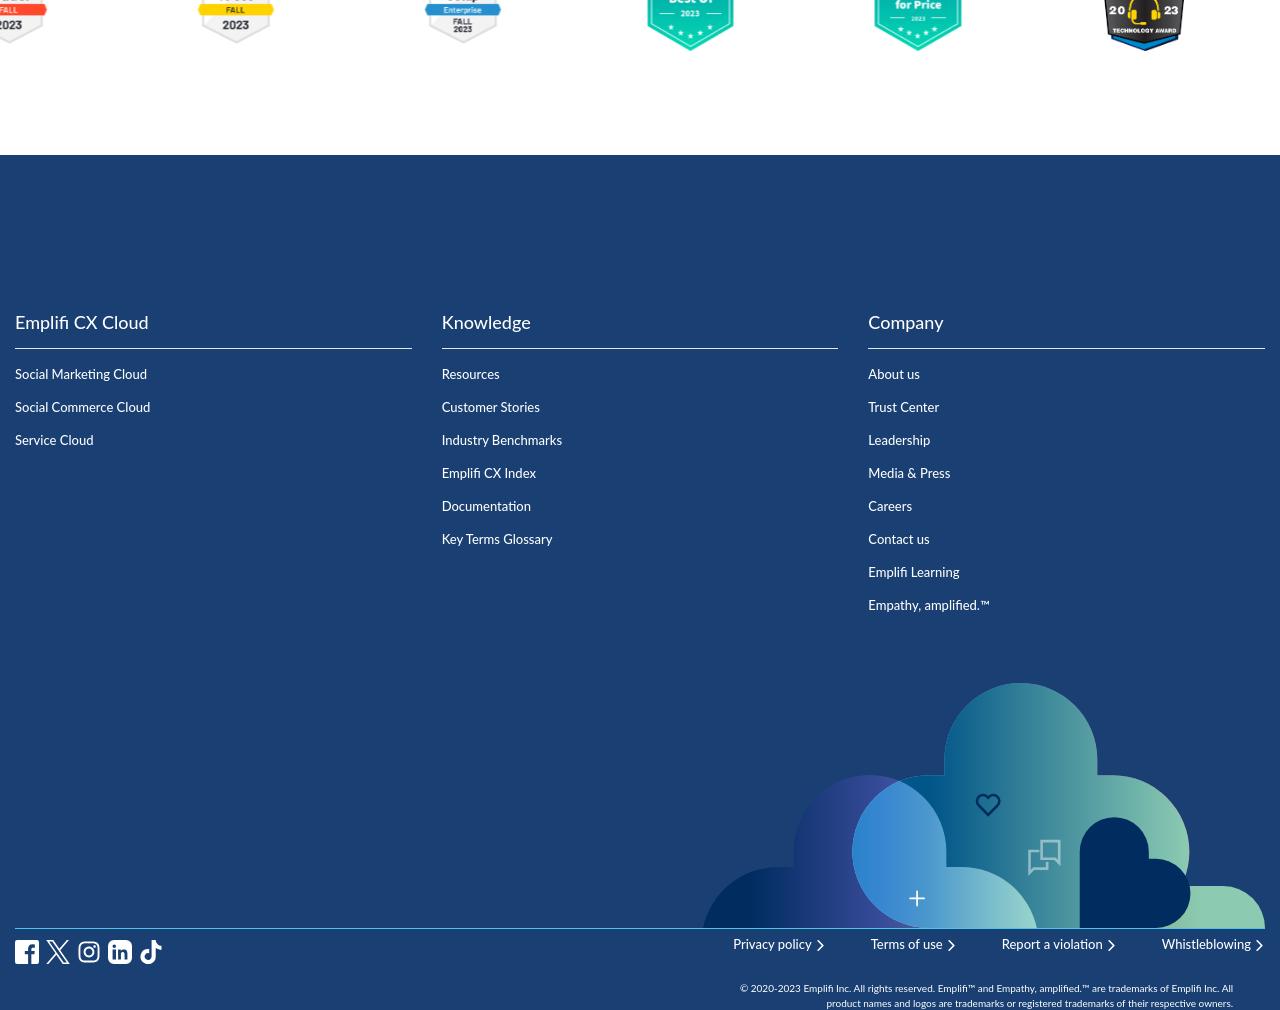 The image size is (1280, 1010). Describe the element at coordinates (770, 944) in the screenshot. I see `'Privacy policy'` at that location.